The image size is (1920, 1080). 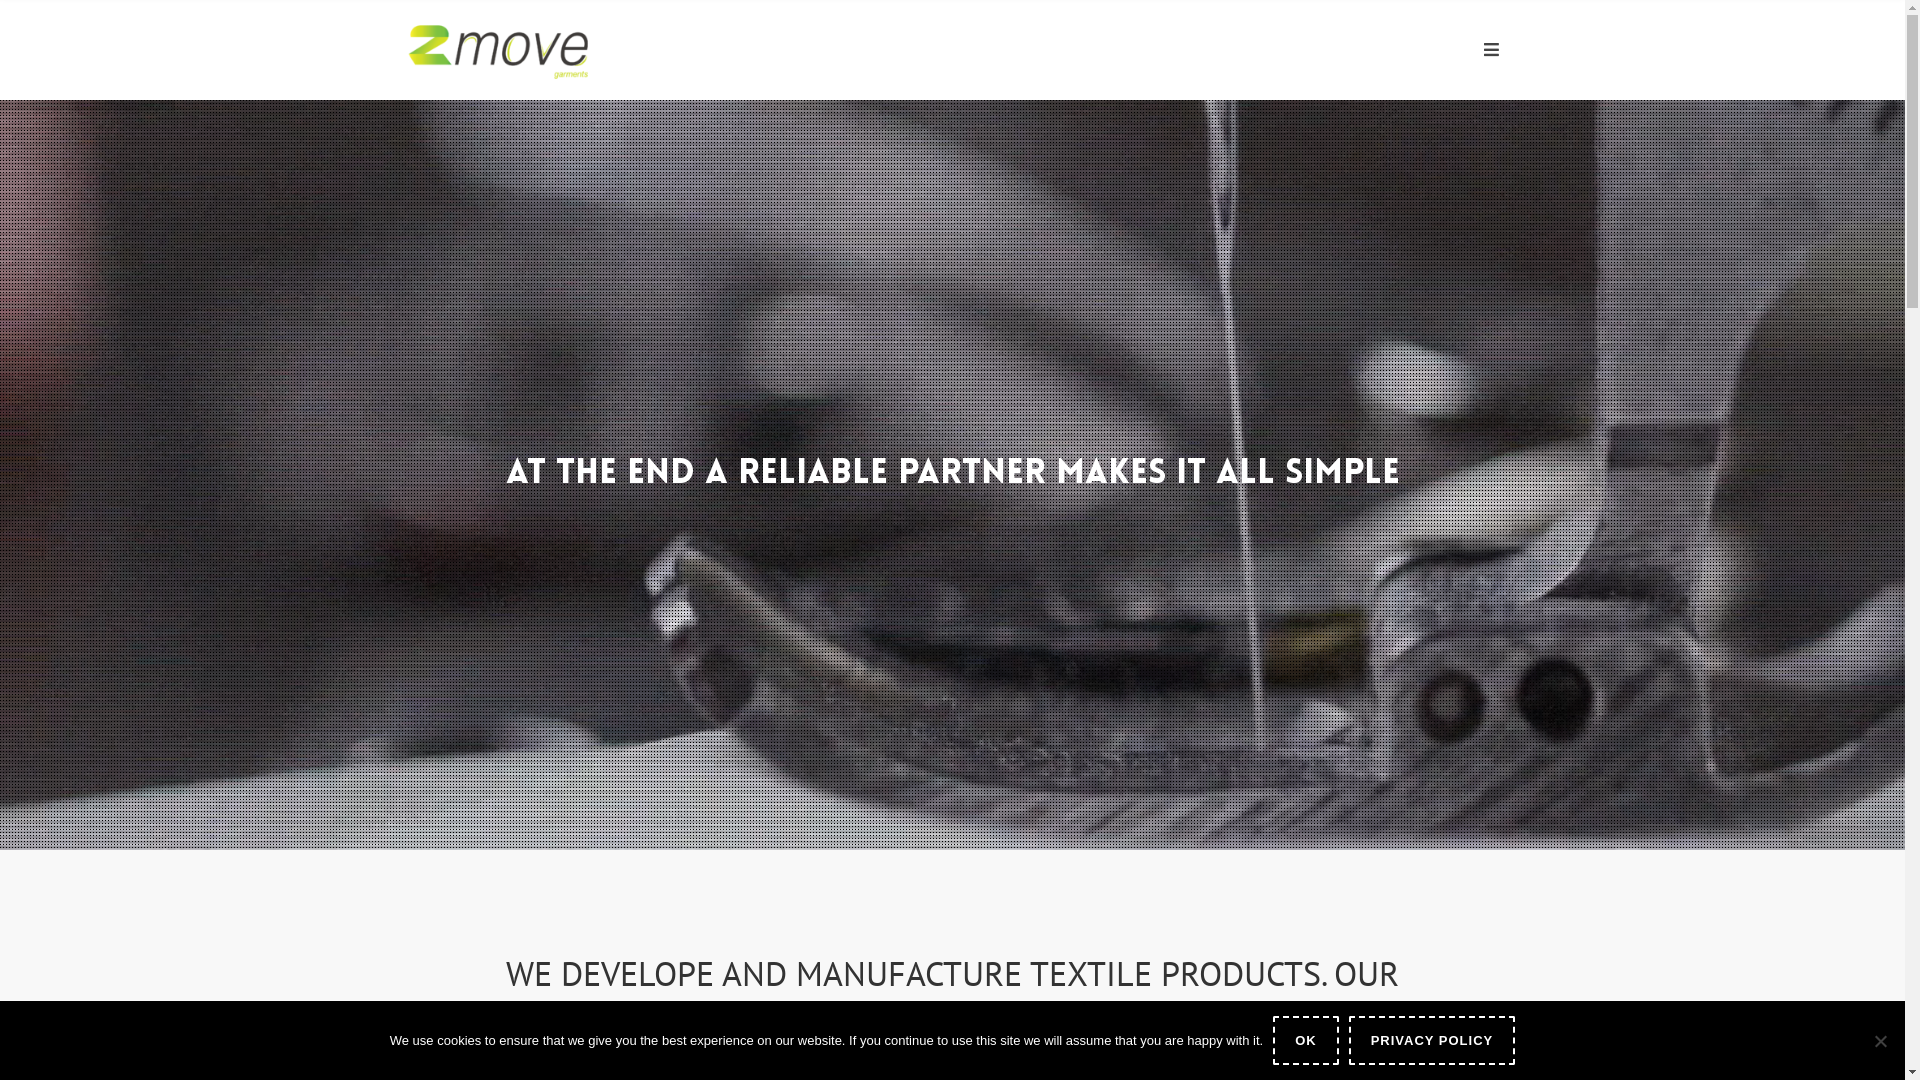 I want to click on '2Move Garments', so click(x=499, y=48).